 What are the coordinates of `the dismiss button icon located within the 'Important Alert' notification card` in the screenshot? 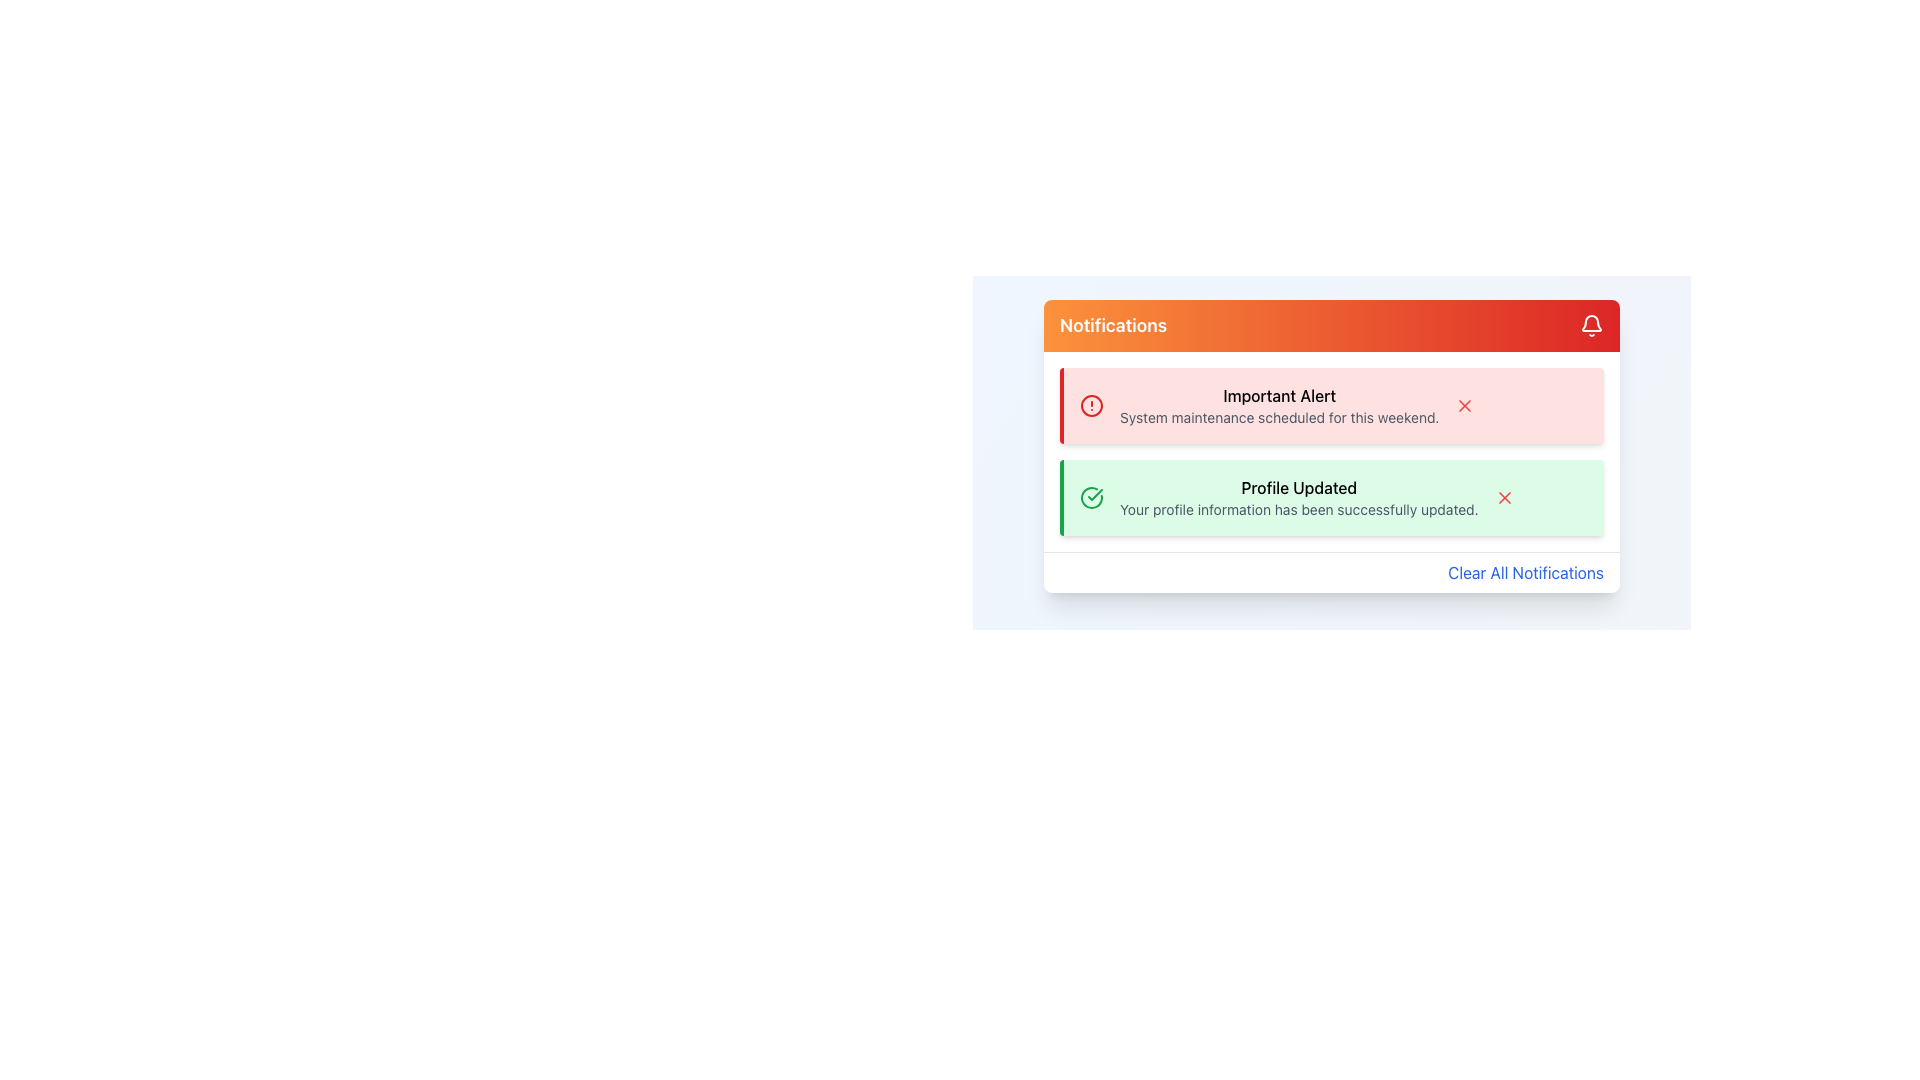 It's located at (1465, 405).